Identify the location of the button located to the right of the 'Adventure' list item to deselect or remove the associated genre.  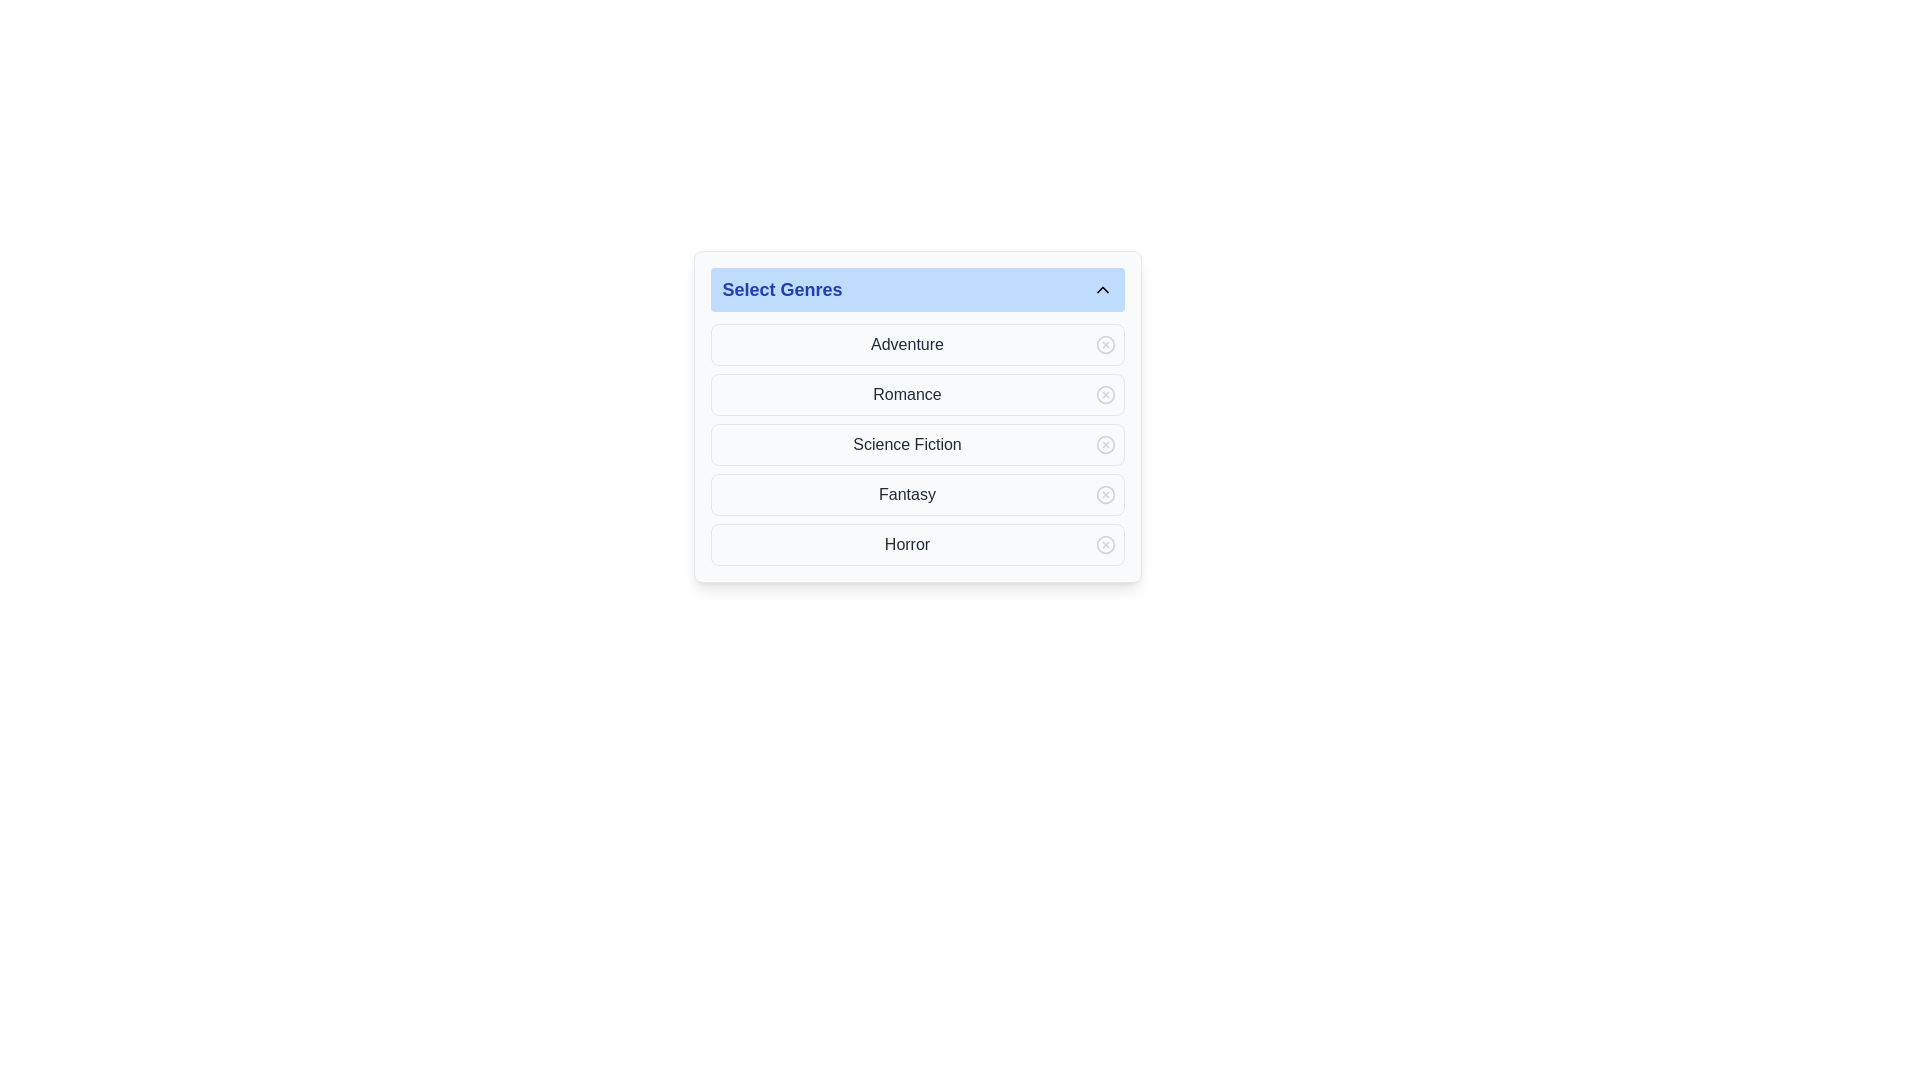
(1104, 343).